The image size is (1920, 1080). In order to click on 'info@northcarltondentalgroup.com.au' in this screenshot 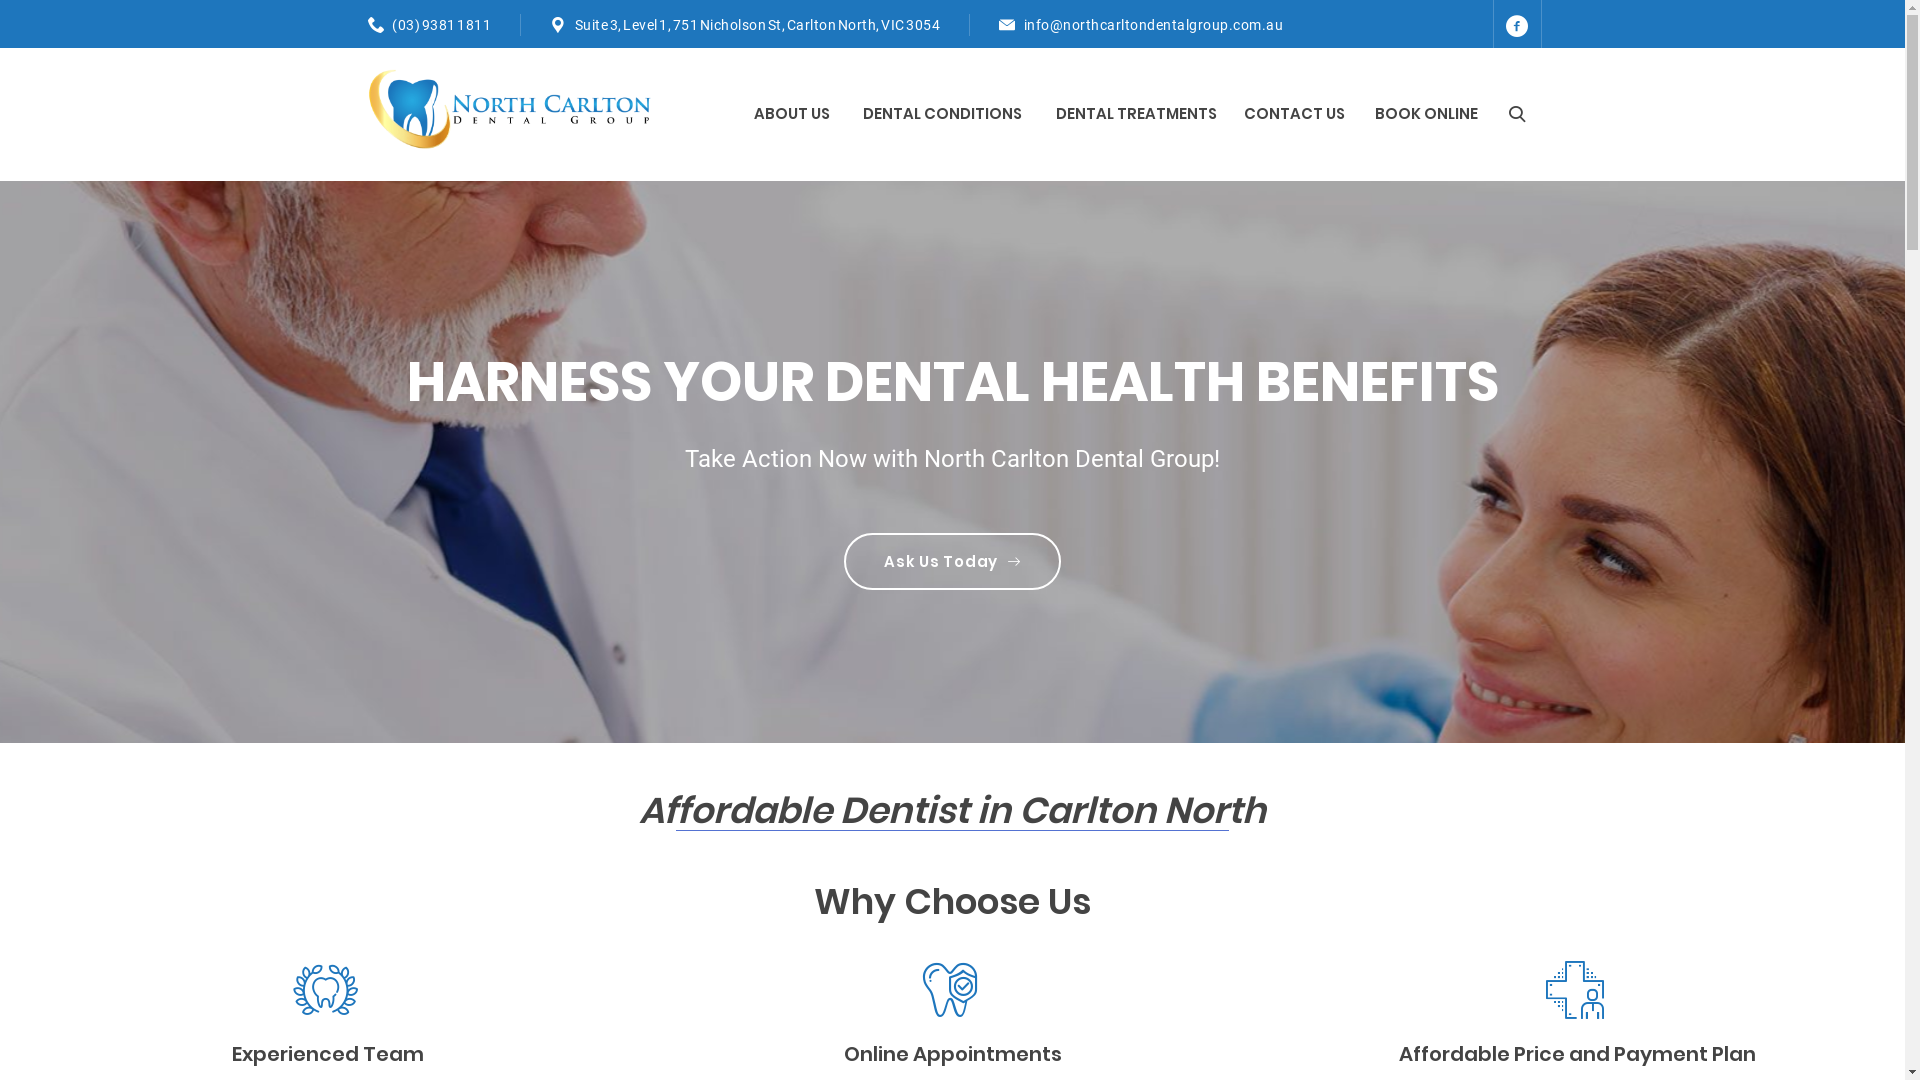, I will do `click(1023, 24)`.